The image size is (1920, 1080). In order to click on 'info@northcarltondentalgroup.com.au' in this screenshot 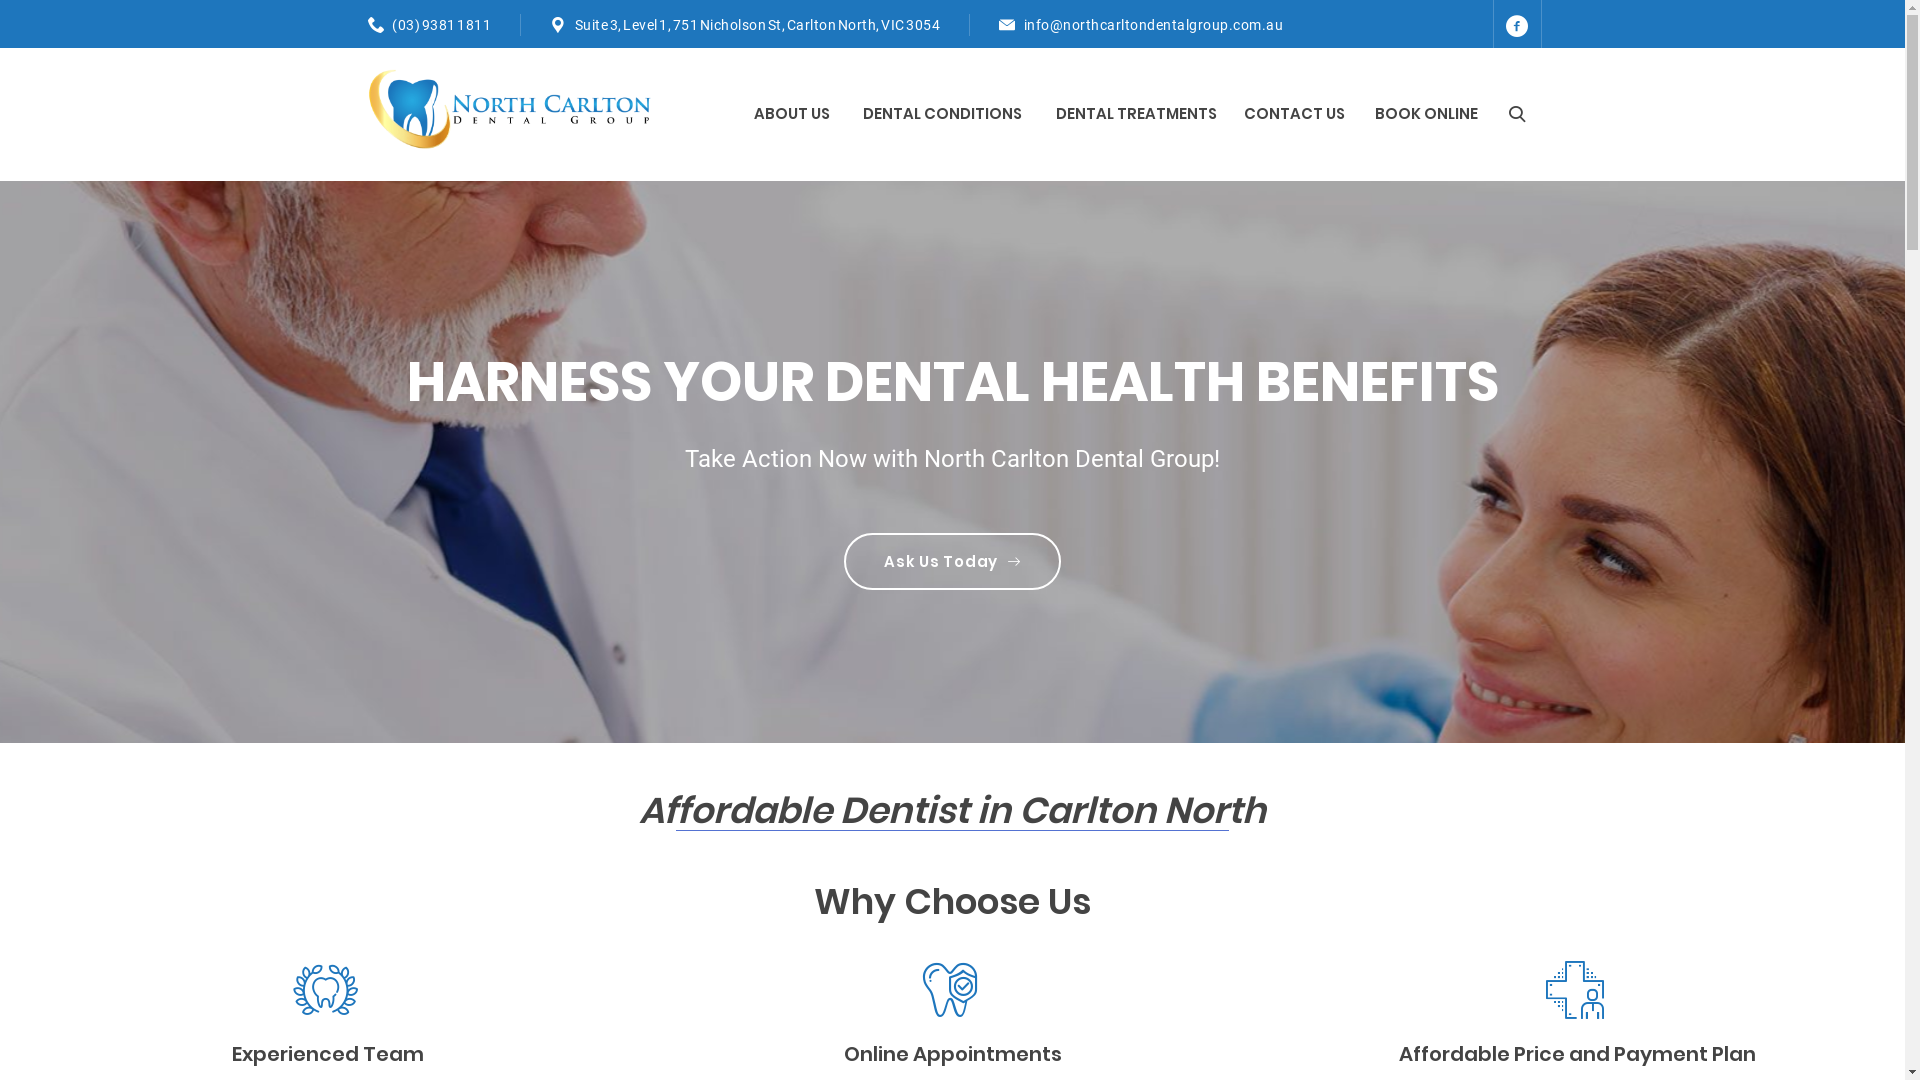, I will do `click(1023, 24)`.